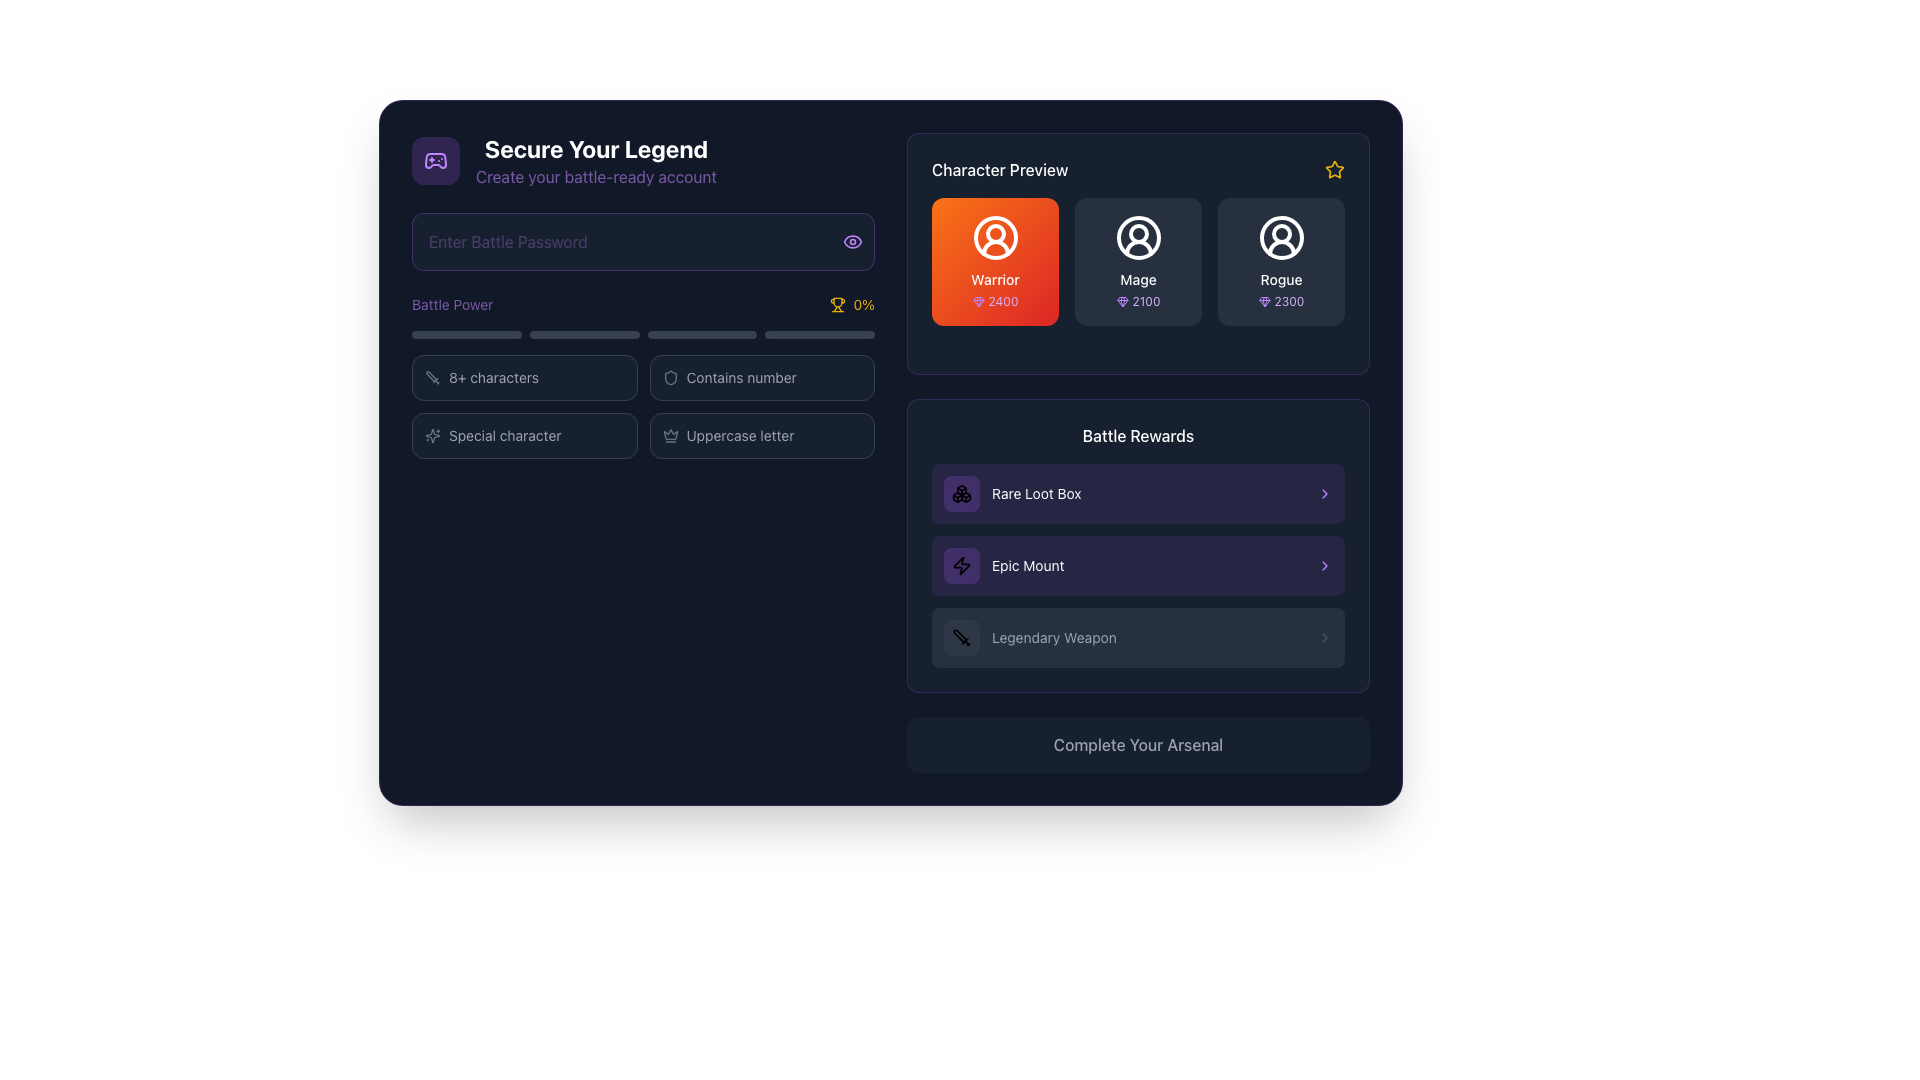 This screenshot has width=1920, height=1080. I want to click on information displayed in the 'Warrior' text label, which is centrally aligned in a gradient background and located within the 'Character Preview' section, below the user avatar icon, so click(995, 280).